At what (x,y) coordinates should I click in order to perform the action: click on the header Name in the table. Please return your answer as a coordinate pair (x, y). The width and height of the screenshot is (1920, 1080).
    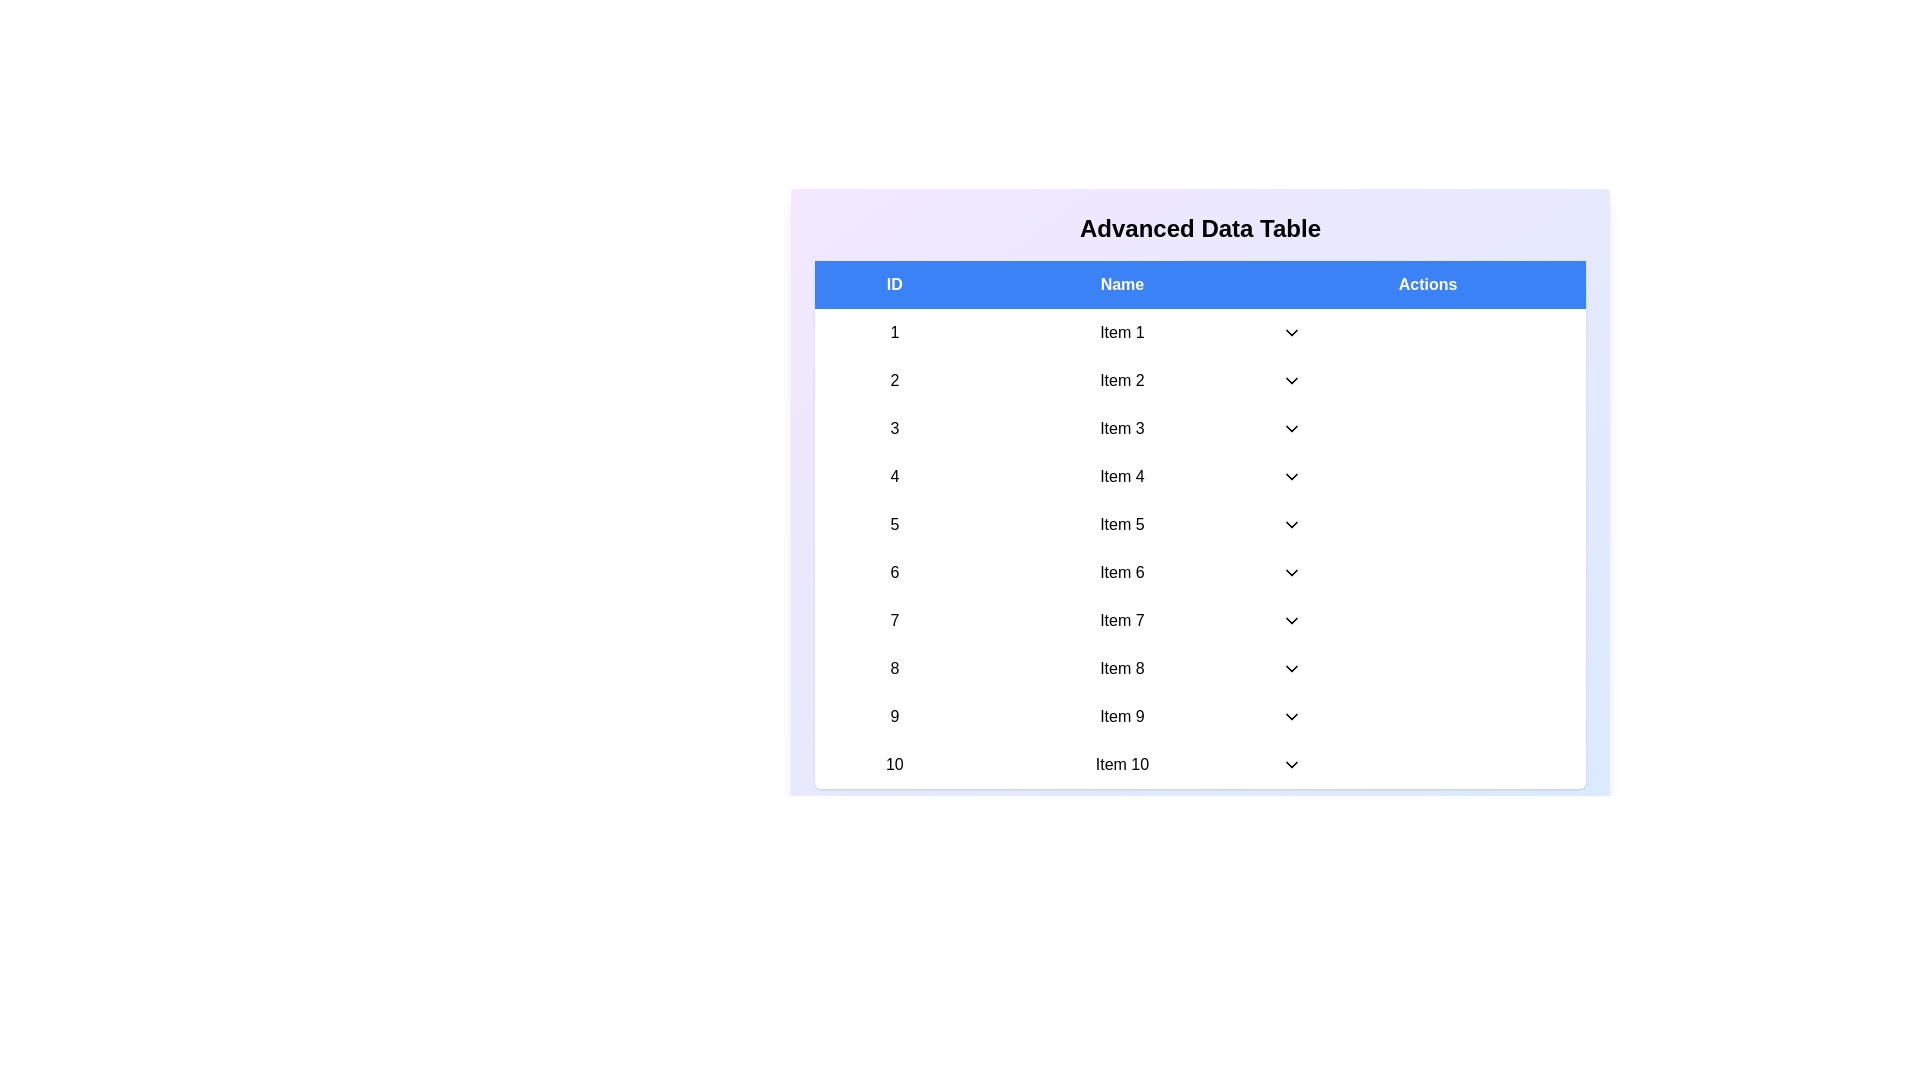
    Looking at the image, I should click on (1122, 285).